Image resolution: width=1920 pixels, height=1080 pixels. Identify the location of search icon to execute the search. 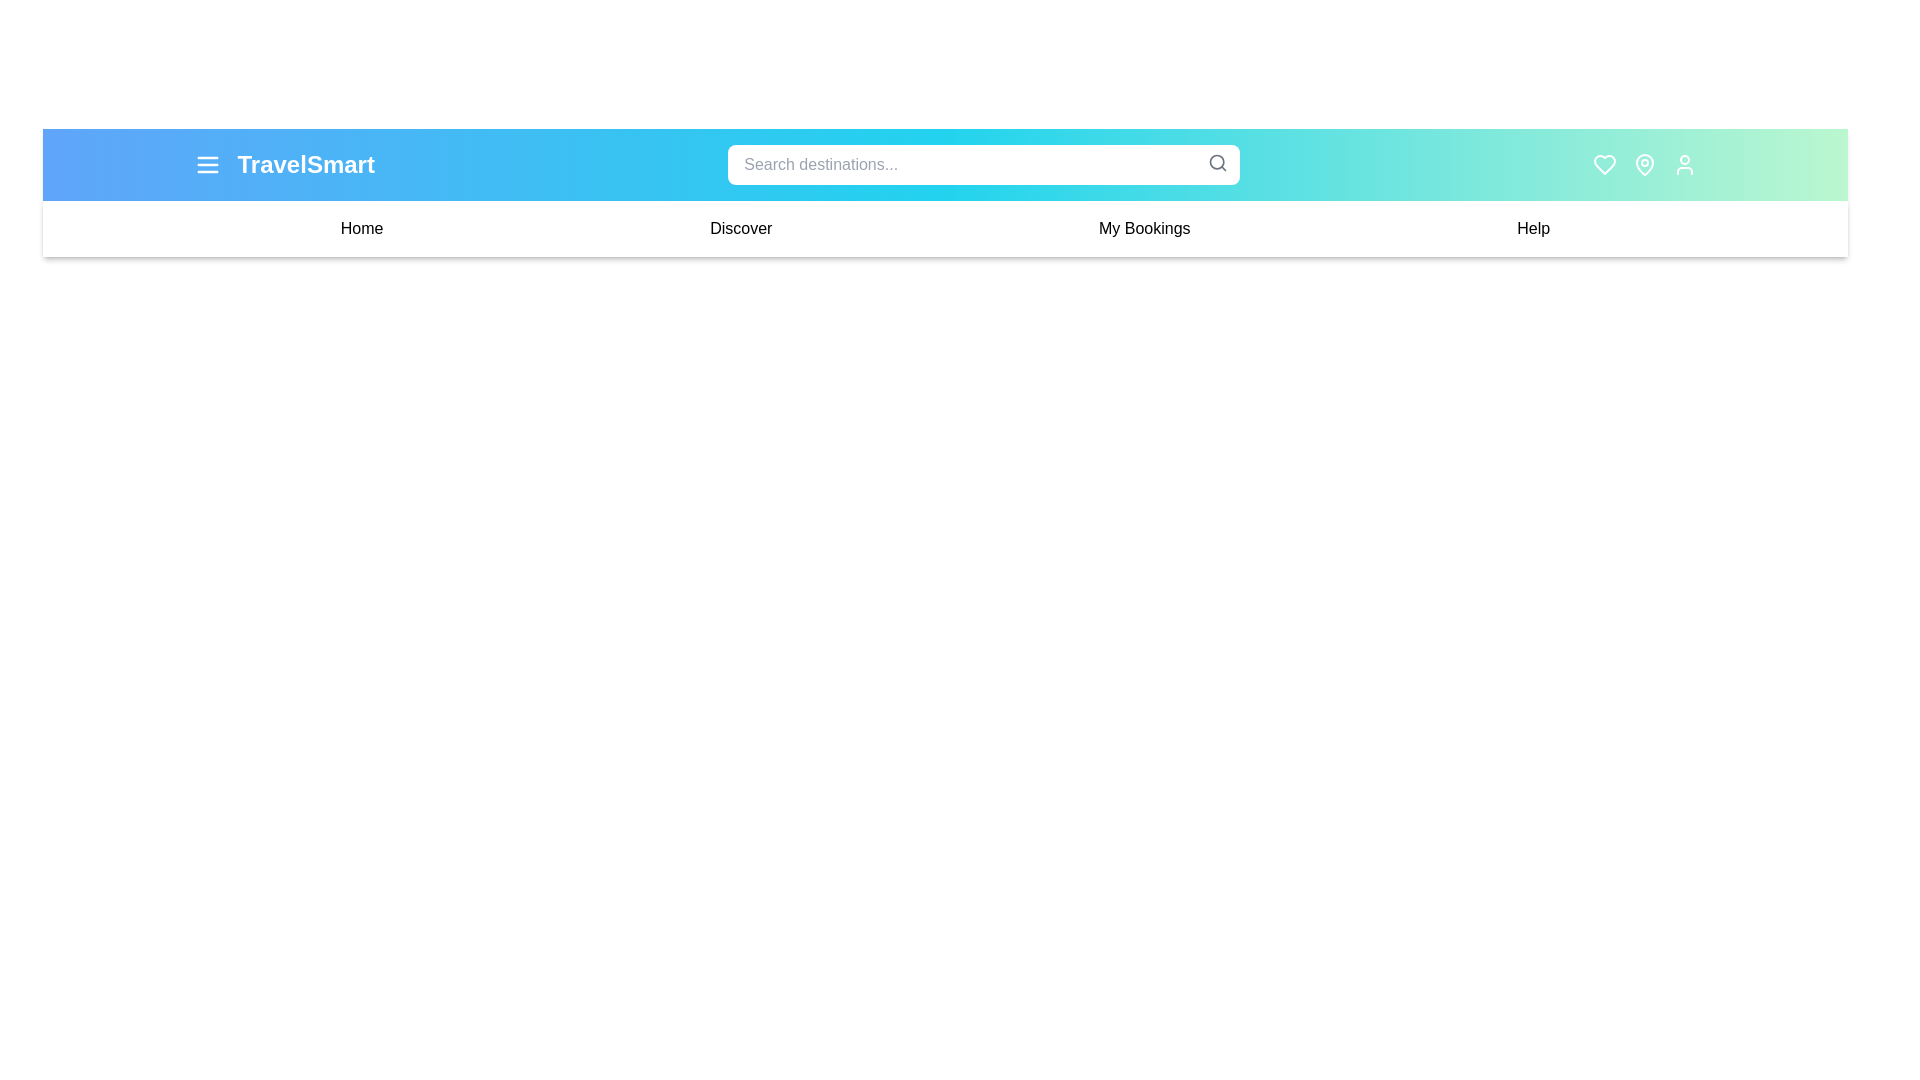
(1217, 161).